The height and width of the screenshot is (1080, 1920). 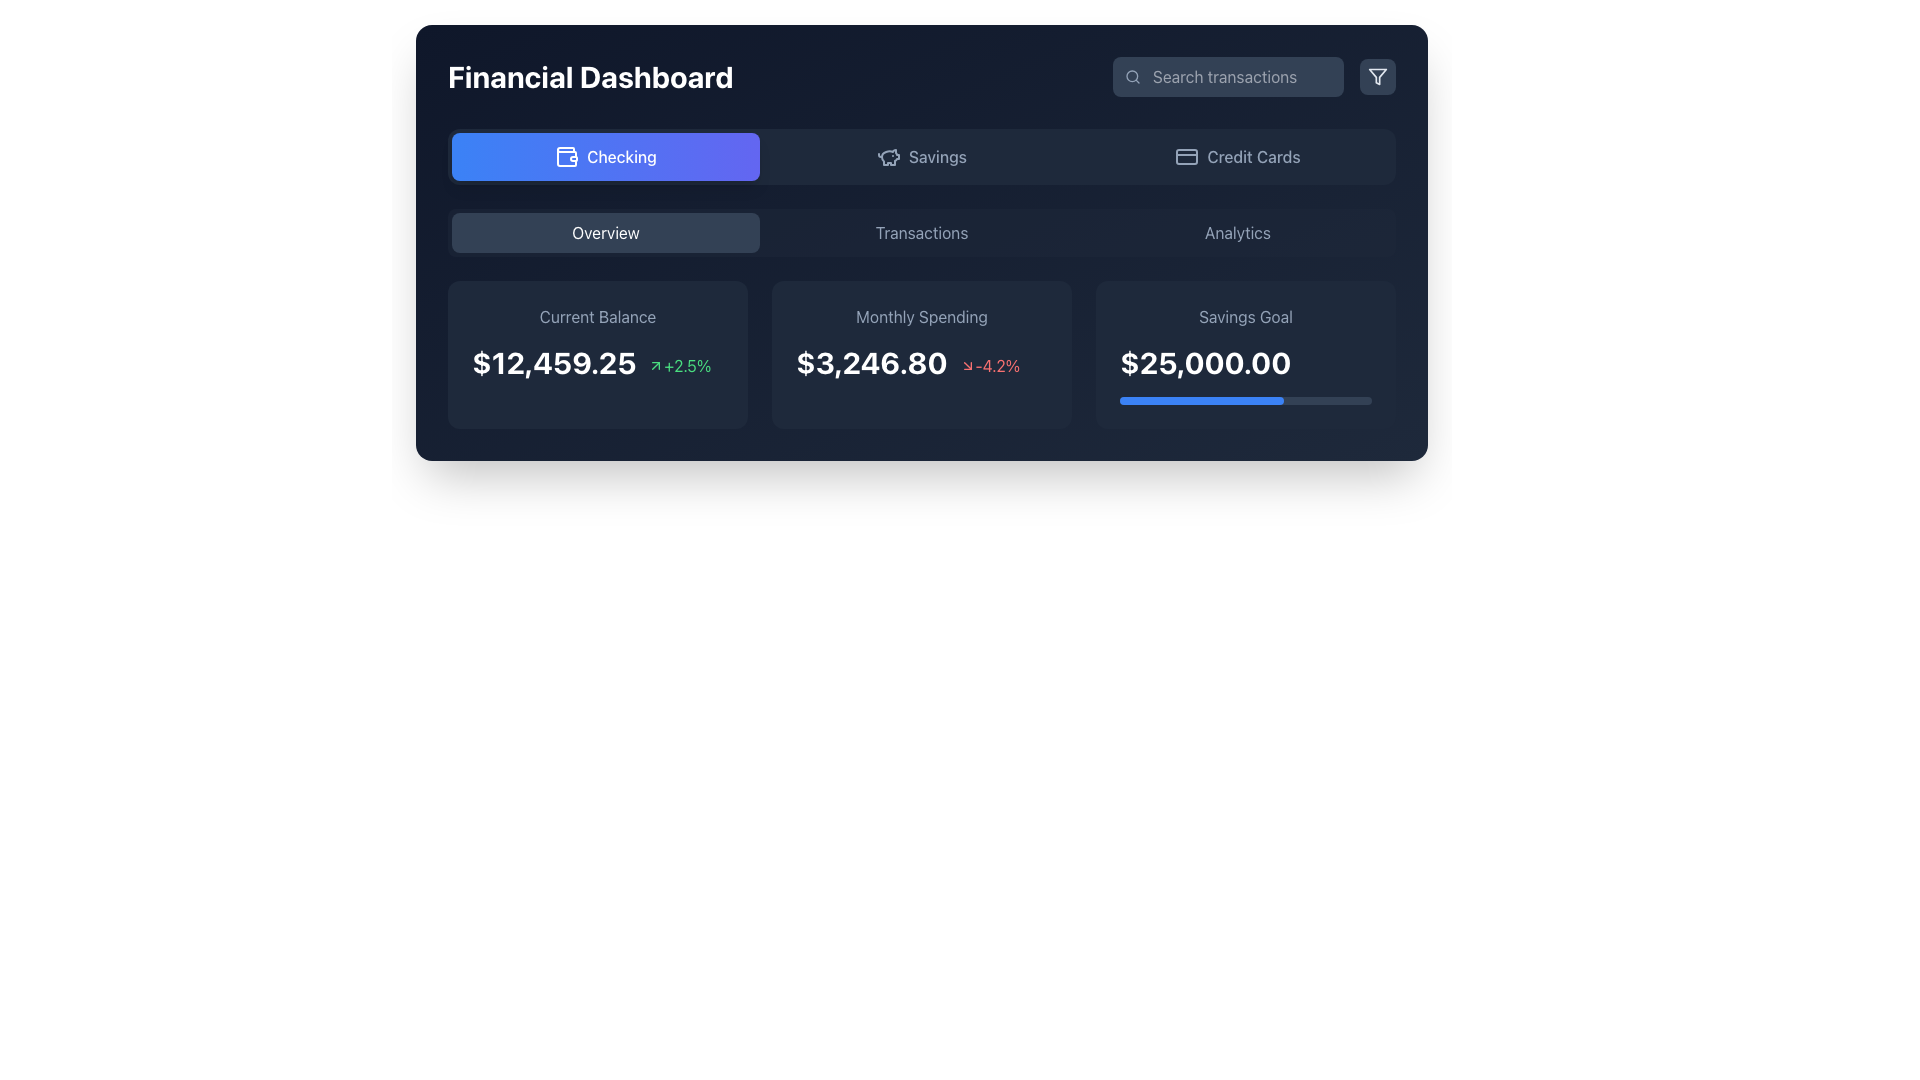 I want to click on the composite component consisting of three informational panels displaying financial information, located beneath the navigation tabs in the central lower portion of the interface, so click(x=920, y=318).